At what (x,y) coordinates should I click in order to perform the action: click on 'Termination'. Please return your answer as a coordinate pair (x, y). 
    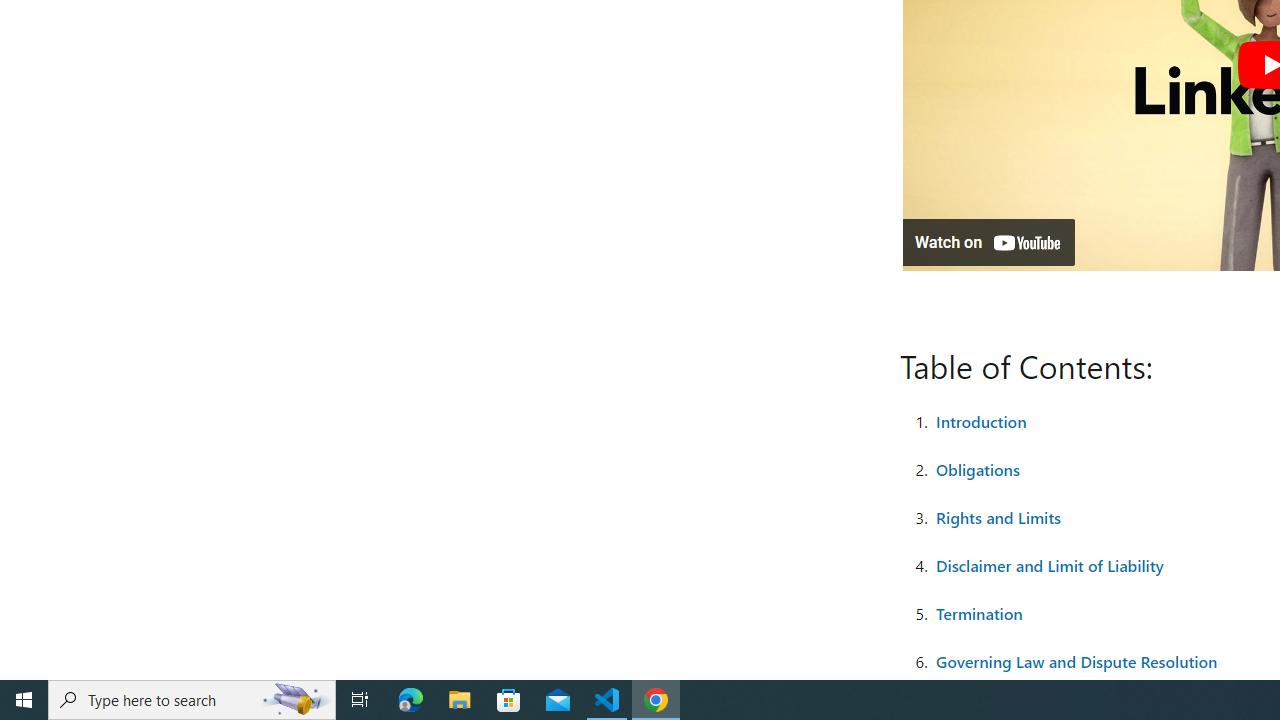
    Looking at the image, I should click on (979, 612).